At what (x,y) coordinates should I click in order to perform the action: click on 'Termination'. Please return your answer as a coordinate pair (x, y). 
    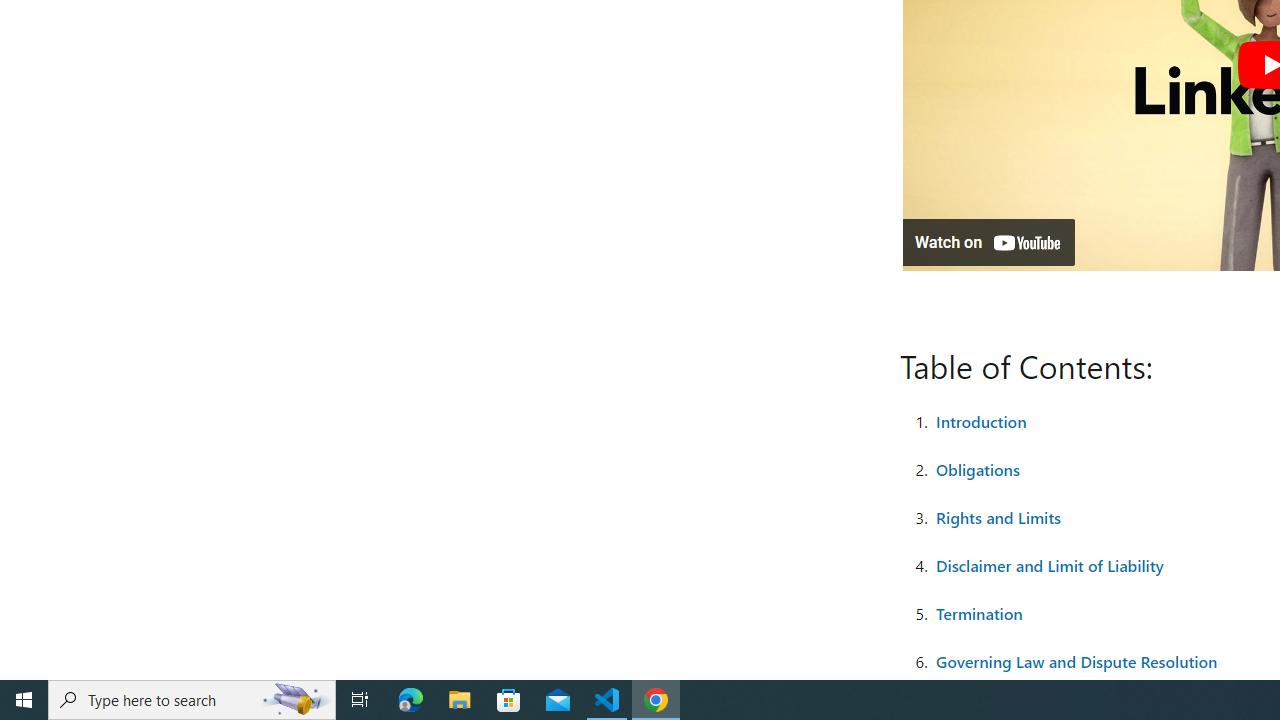
    Looking at the image, I should click on (979, 612).